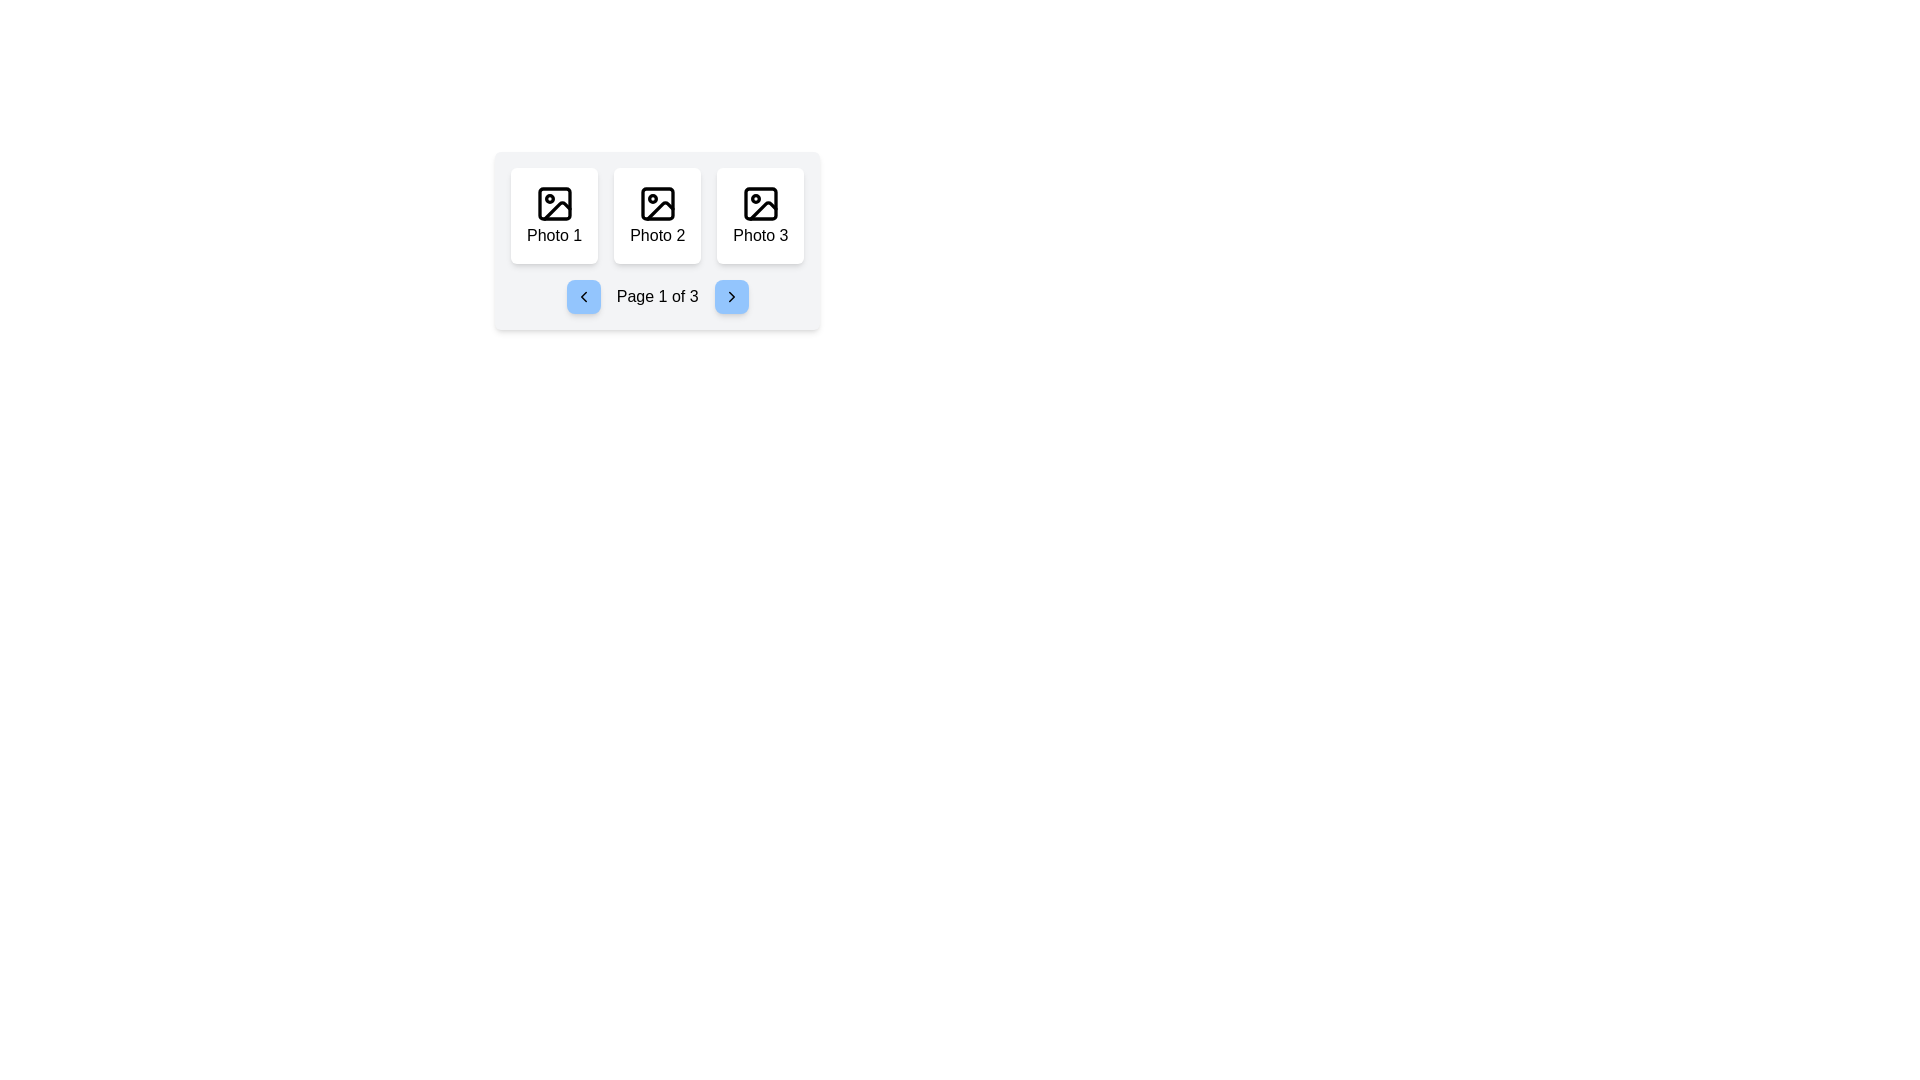 Image resolution: width=1920 pixels, height=1080 pixels. Describe the element at coordinates (657, 234) in the screenshot. I see `the text label 'Photo 2', which is styled in black font and located at the bottom-center of the middle card in a horizontal row of three cards` at that location.